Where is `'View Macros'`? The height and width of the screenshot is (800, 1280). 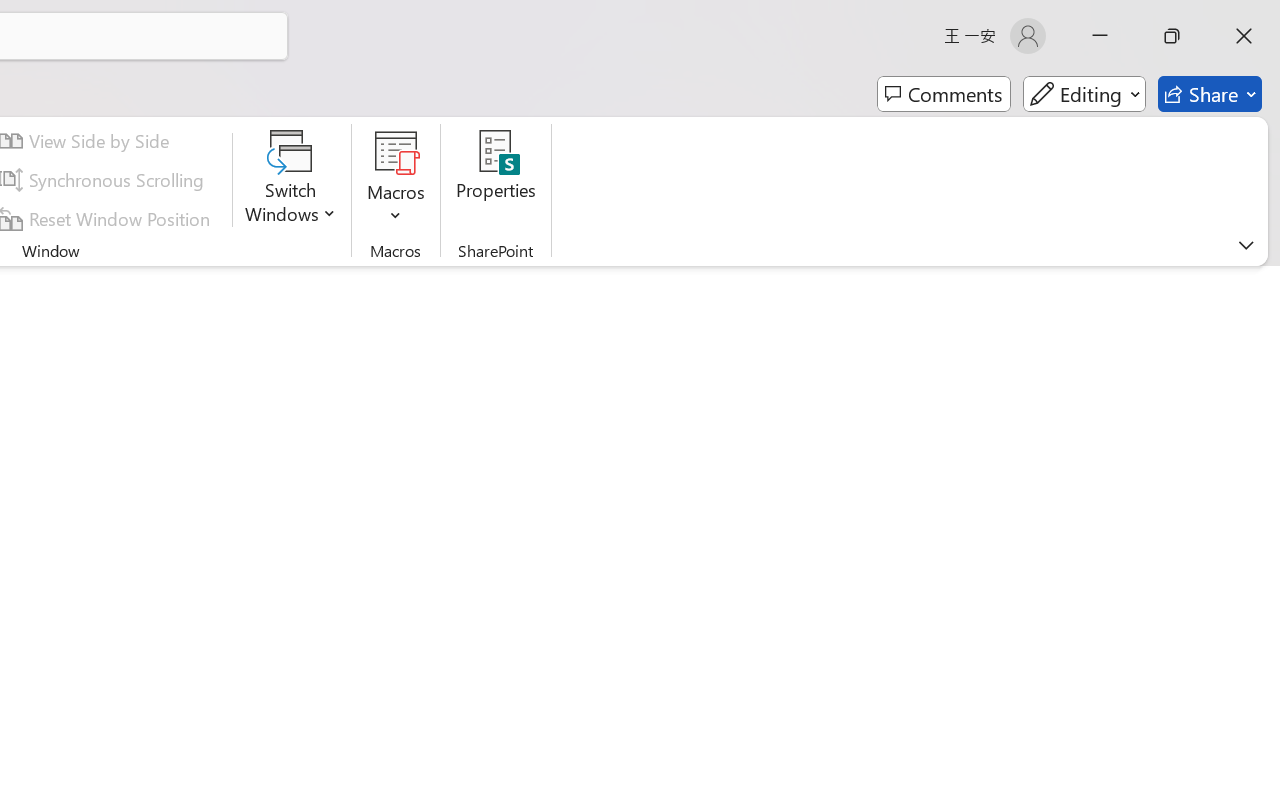
'View Macros' is located at coordinates (396, 151).